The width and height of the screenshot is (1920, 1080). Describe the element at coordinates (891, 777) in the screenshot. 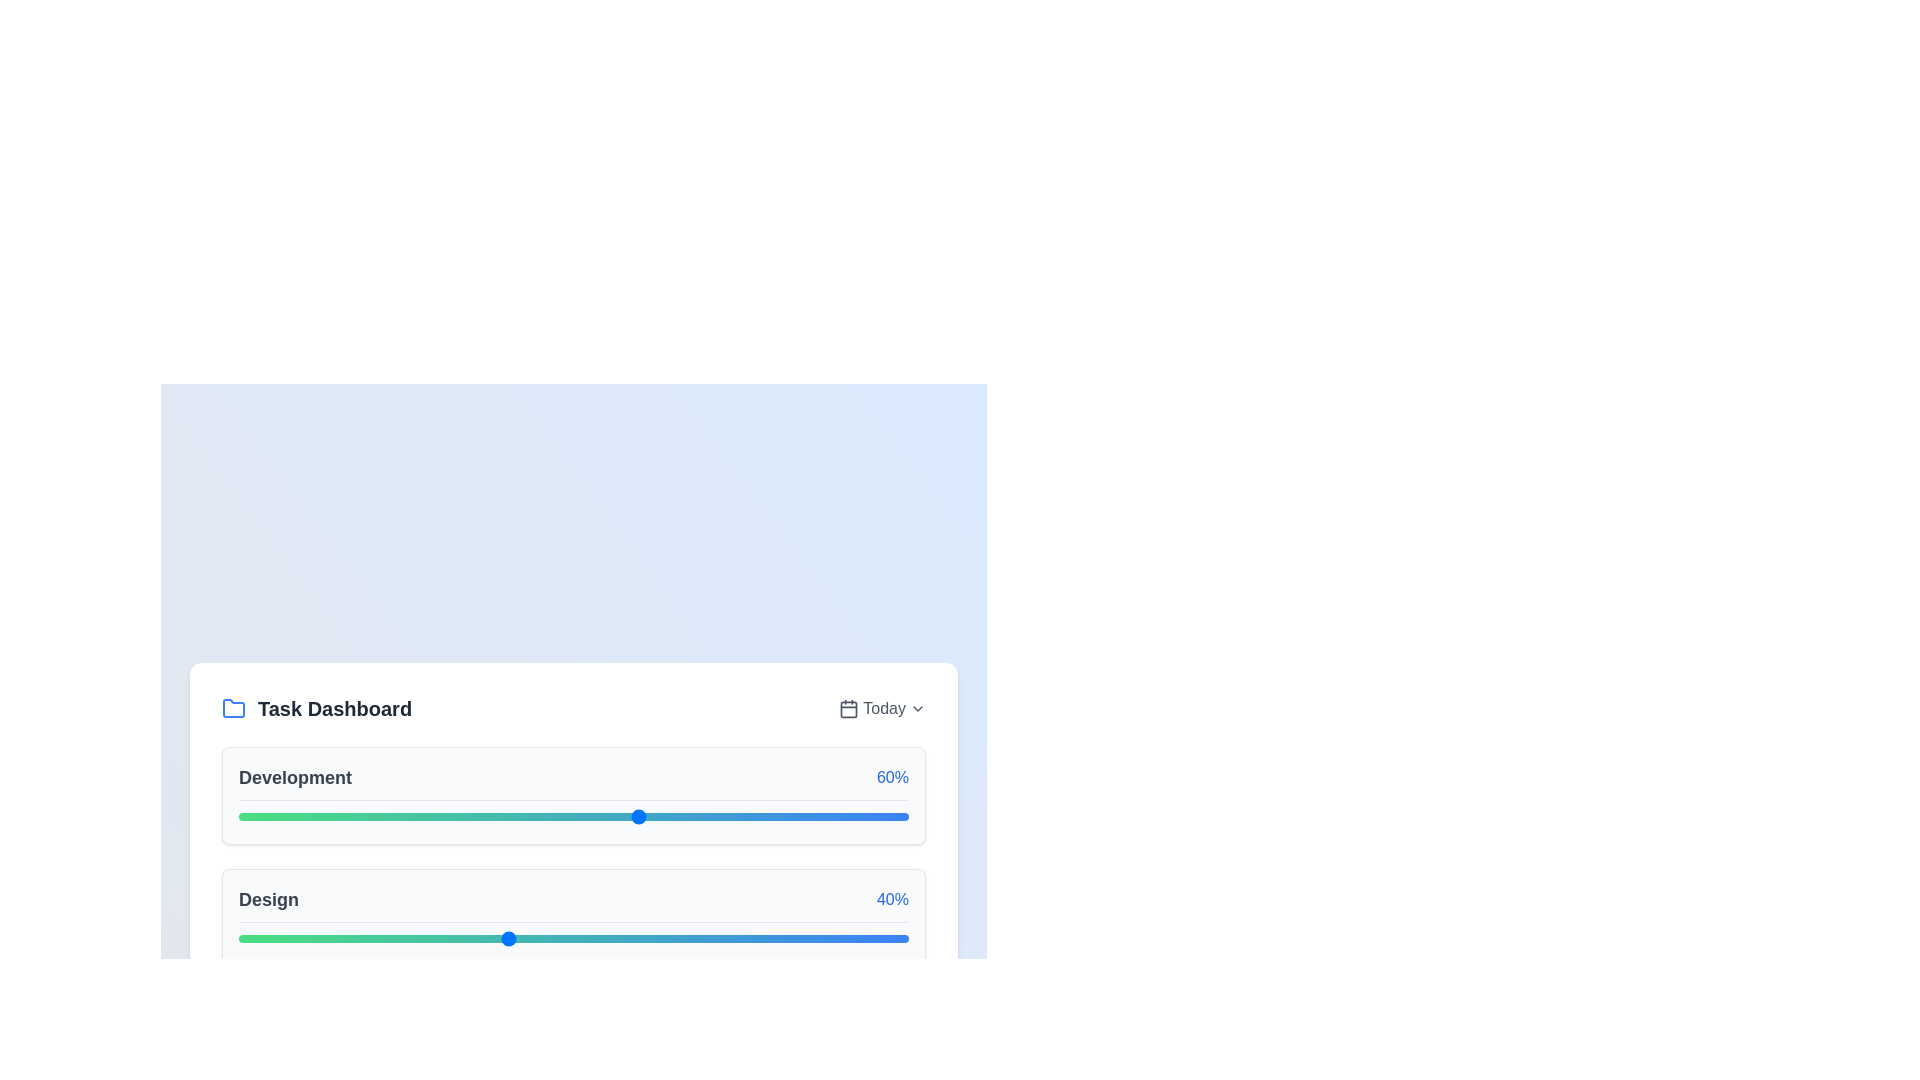

I see `the static text displaying '60%' in a blue, medium-sized bold font, located at the right end of the 'Development' row` at that location.